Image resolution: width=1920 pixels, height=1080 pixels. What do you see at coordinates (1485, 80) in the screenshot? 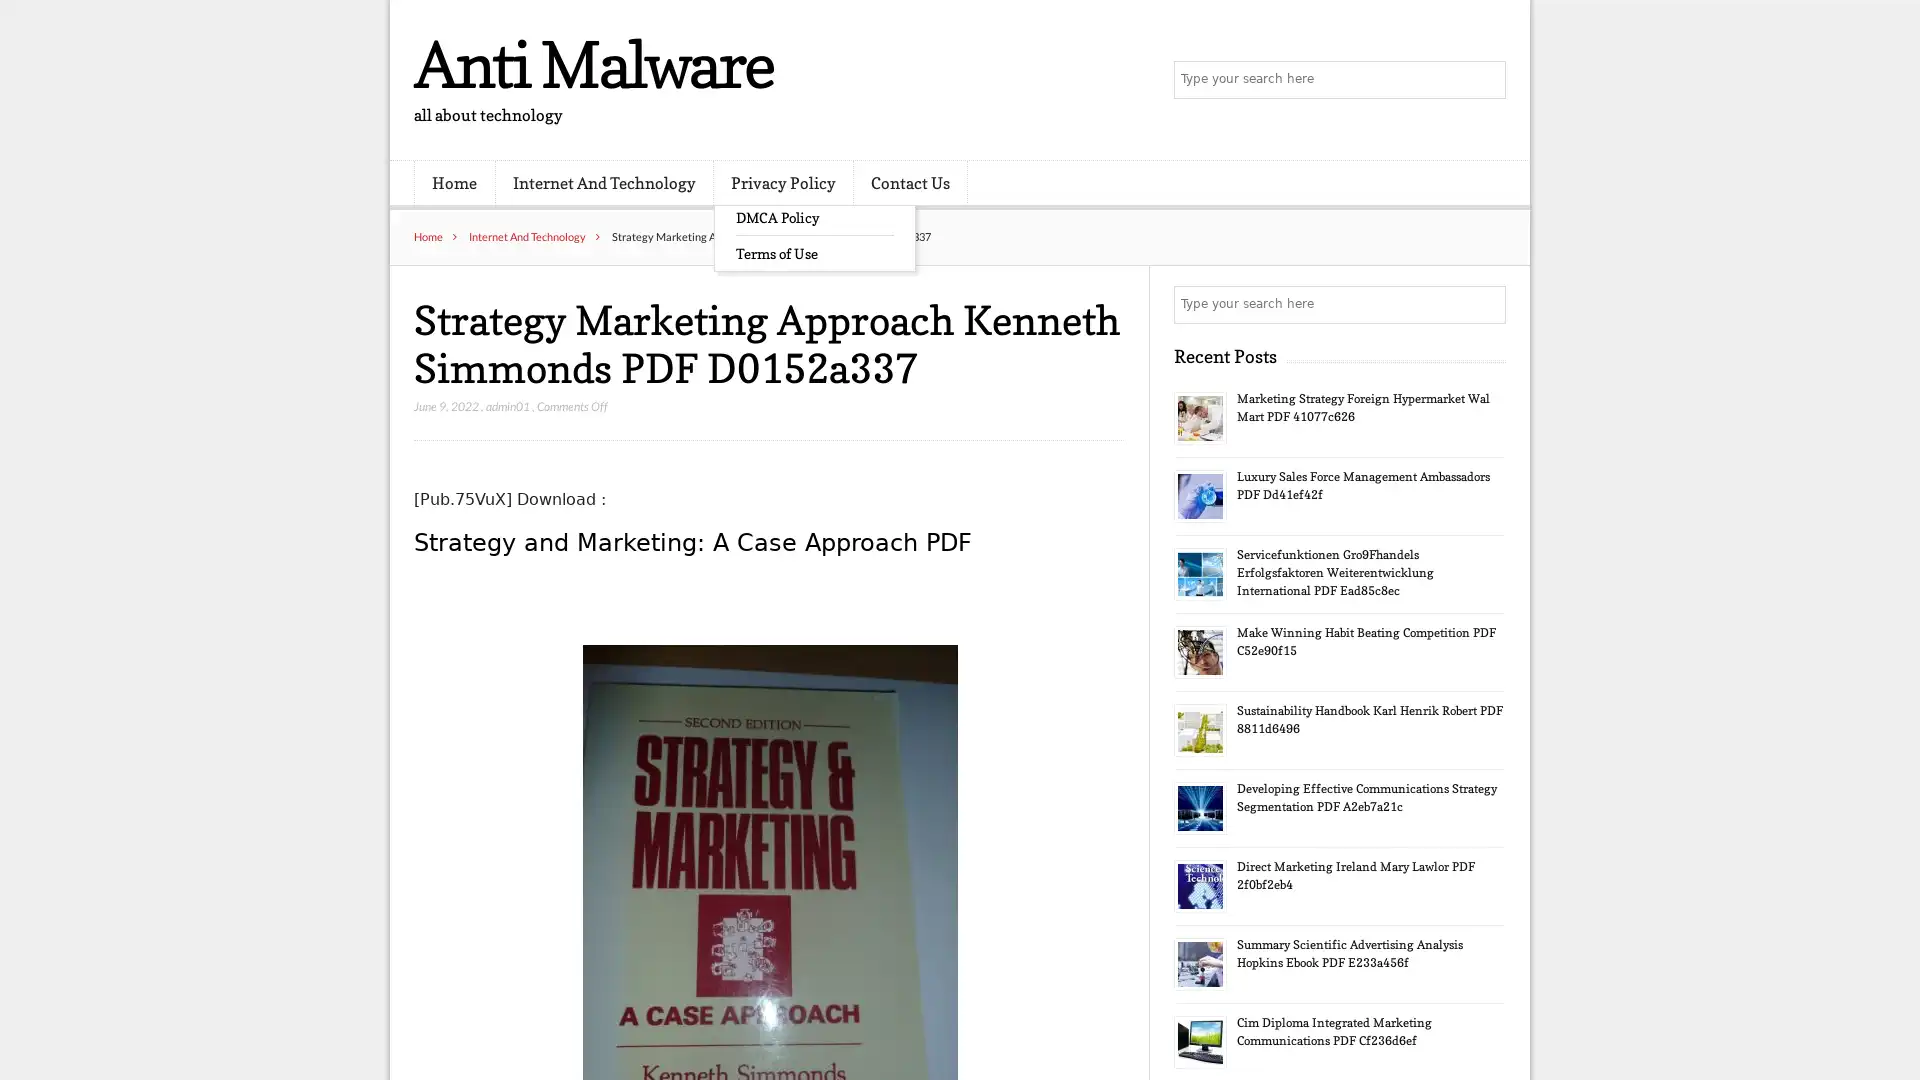
I see `Search` at bounding box center [1485, 80].